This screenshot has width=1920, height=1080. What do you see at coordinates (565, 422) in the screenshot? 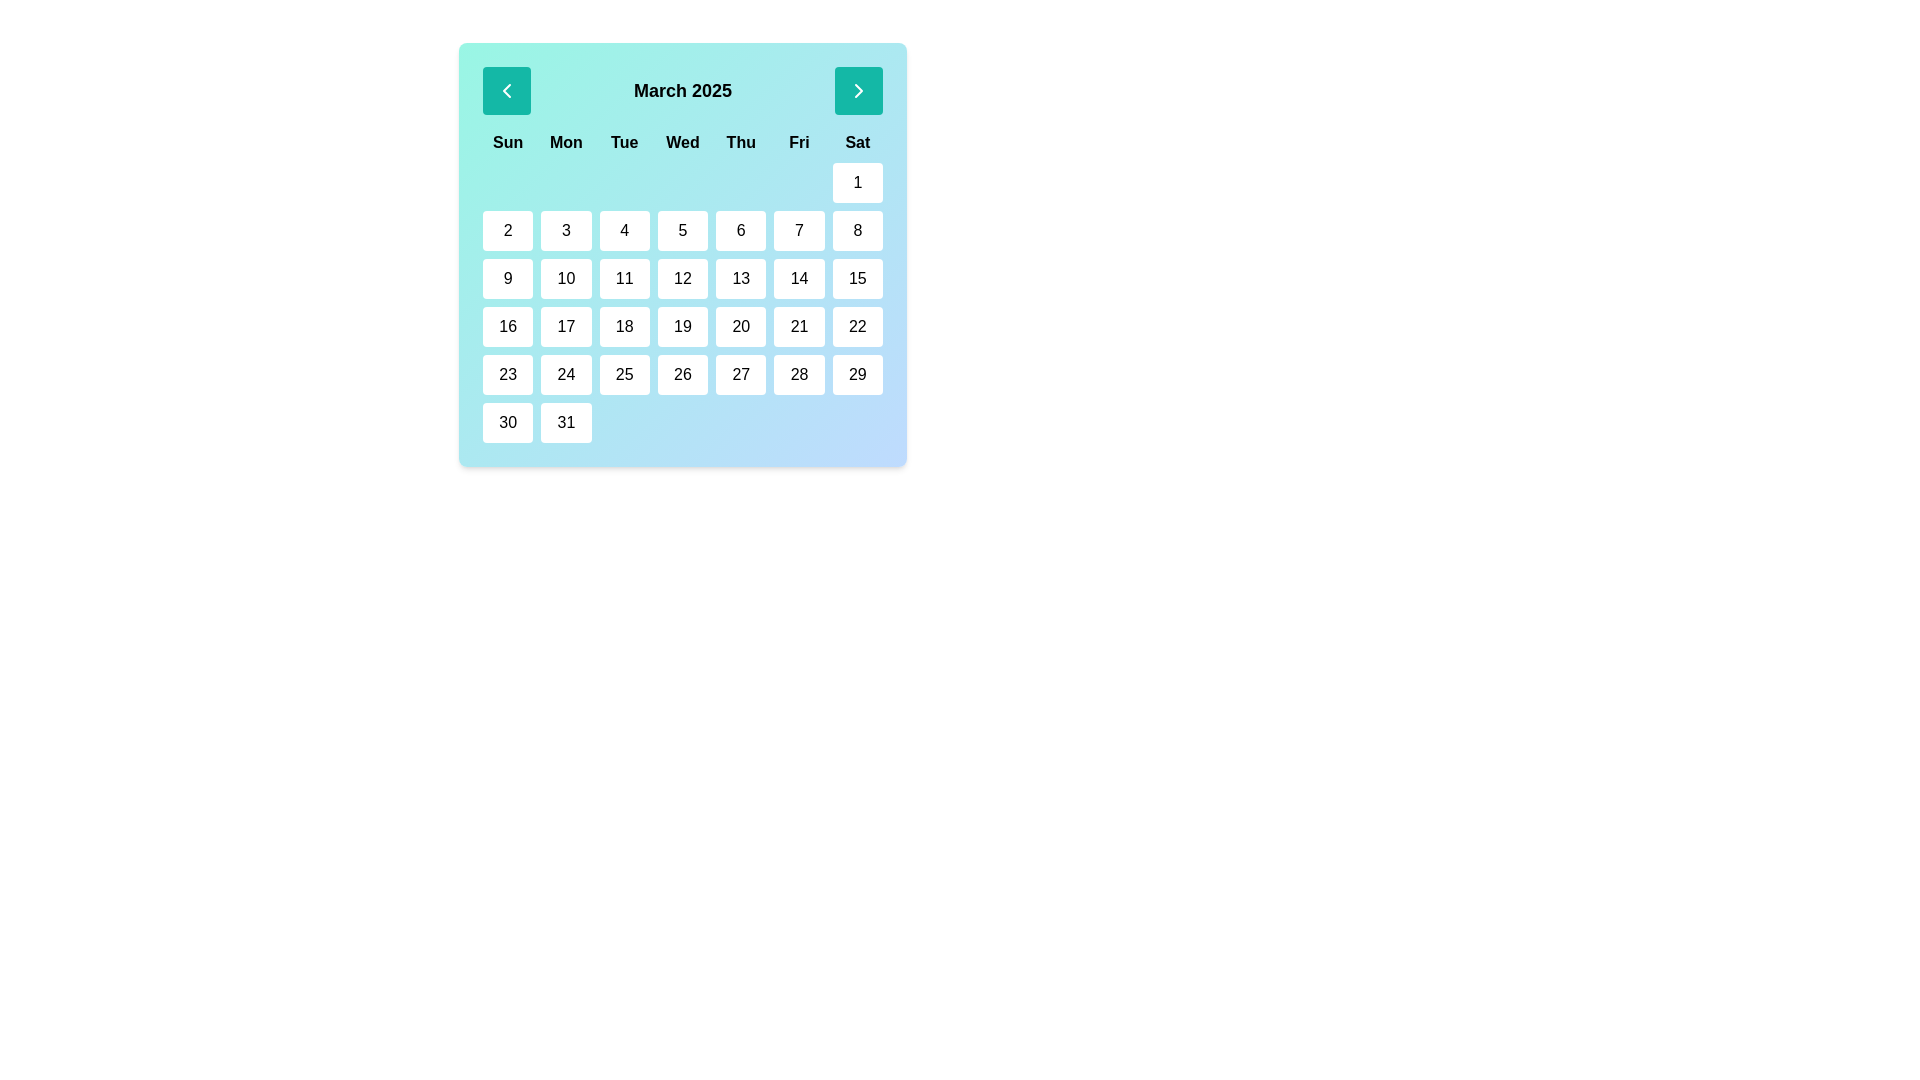
I see `the button representing the 31st date in the calendar, located in the bottom row under 'Sat'` at bounding box center [565, 422].